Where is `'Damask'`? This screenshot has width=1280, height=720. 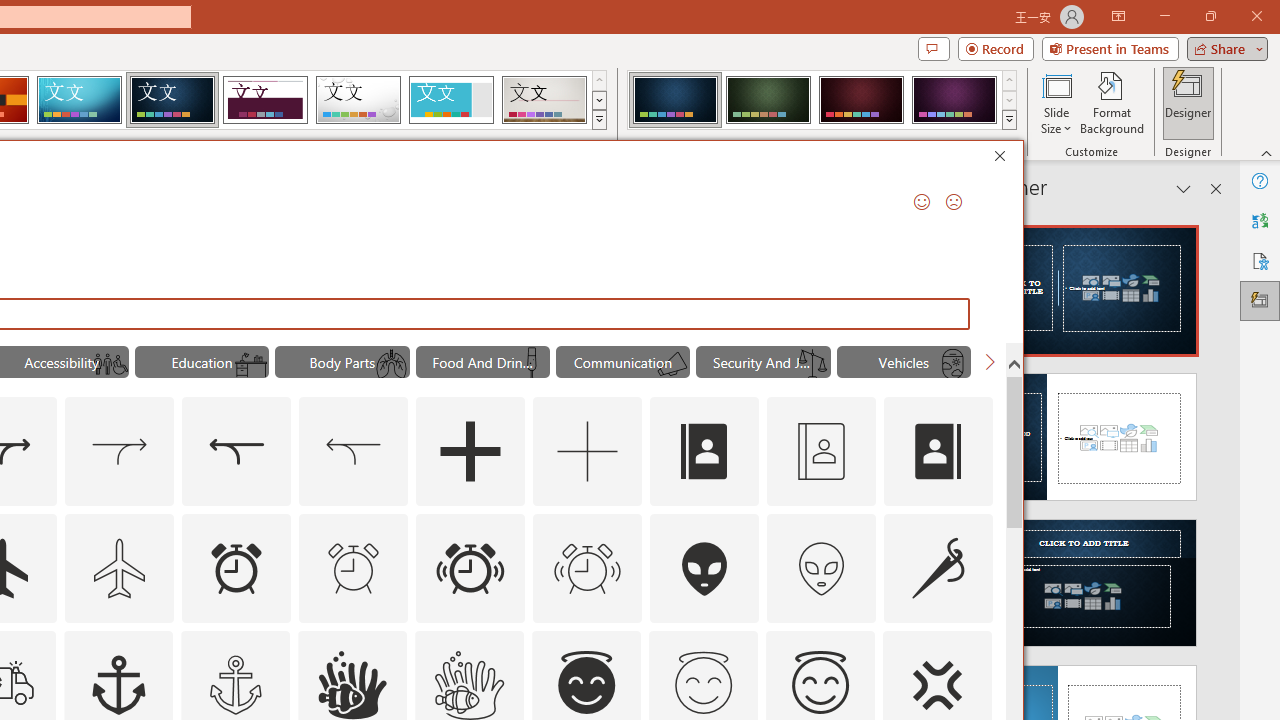
'Damask' is located at coordinates (172, 100).